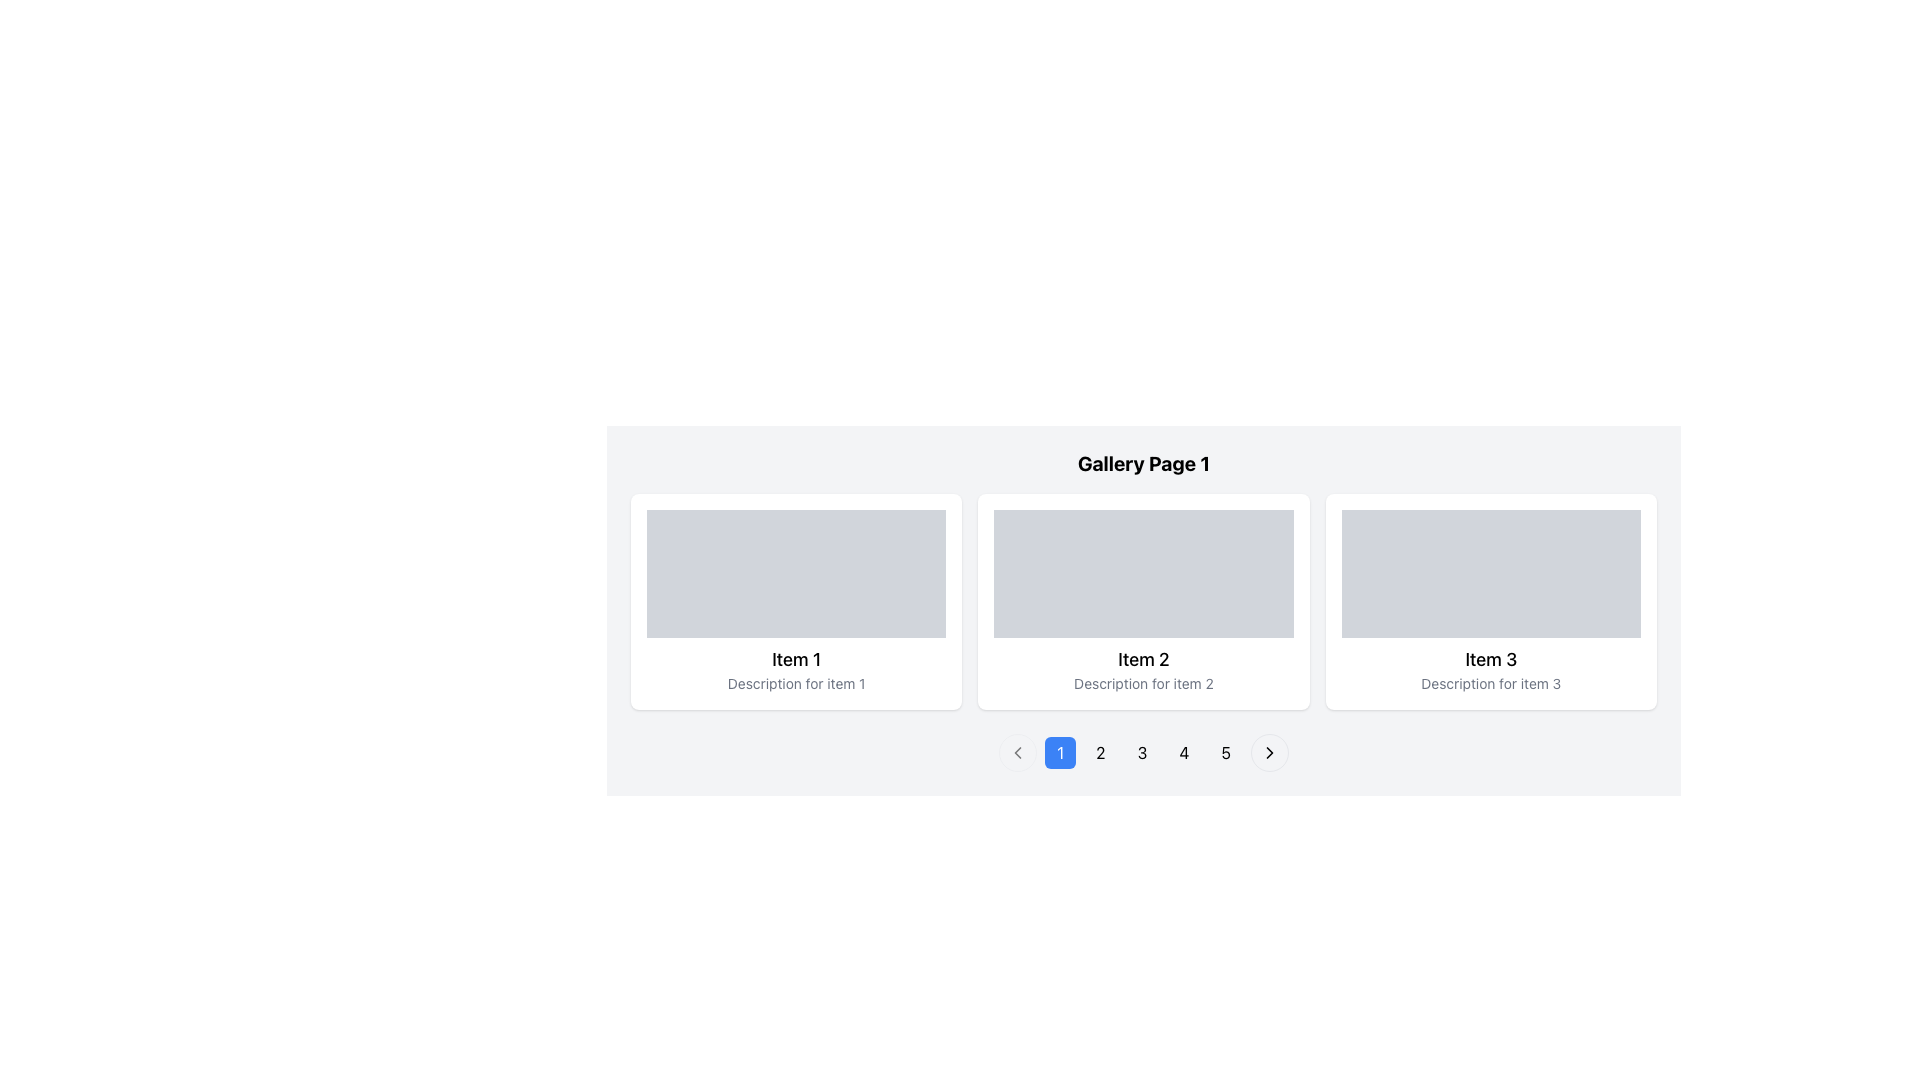  Describe the element at coordinates (795, 600) in the screenshot. I see `the leftmost card in the grid, which displays a title and description for 'Item 1'` at that location.